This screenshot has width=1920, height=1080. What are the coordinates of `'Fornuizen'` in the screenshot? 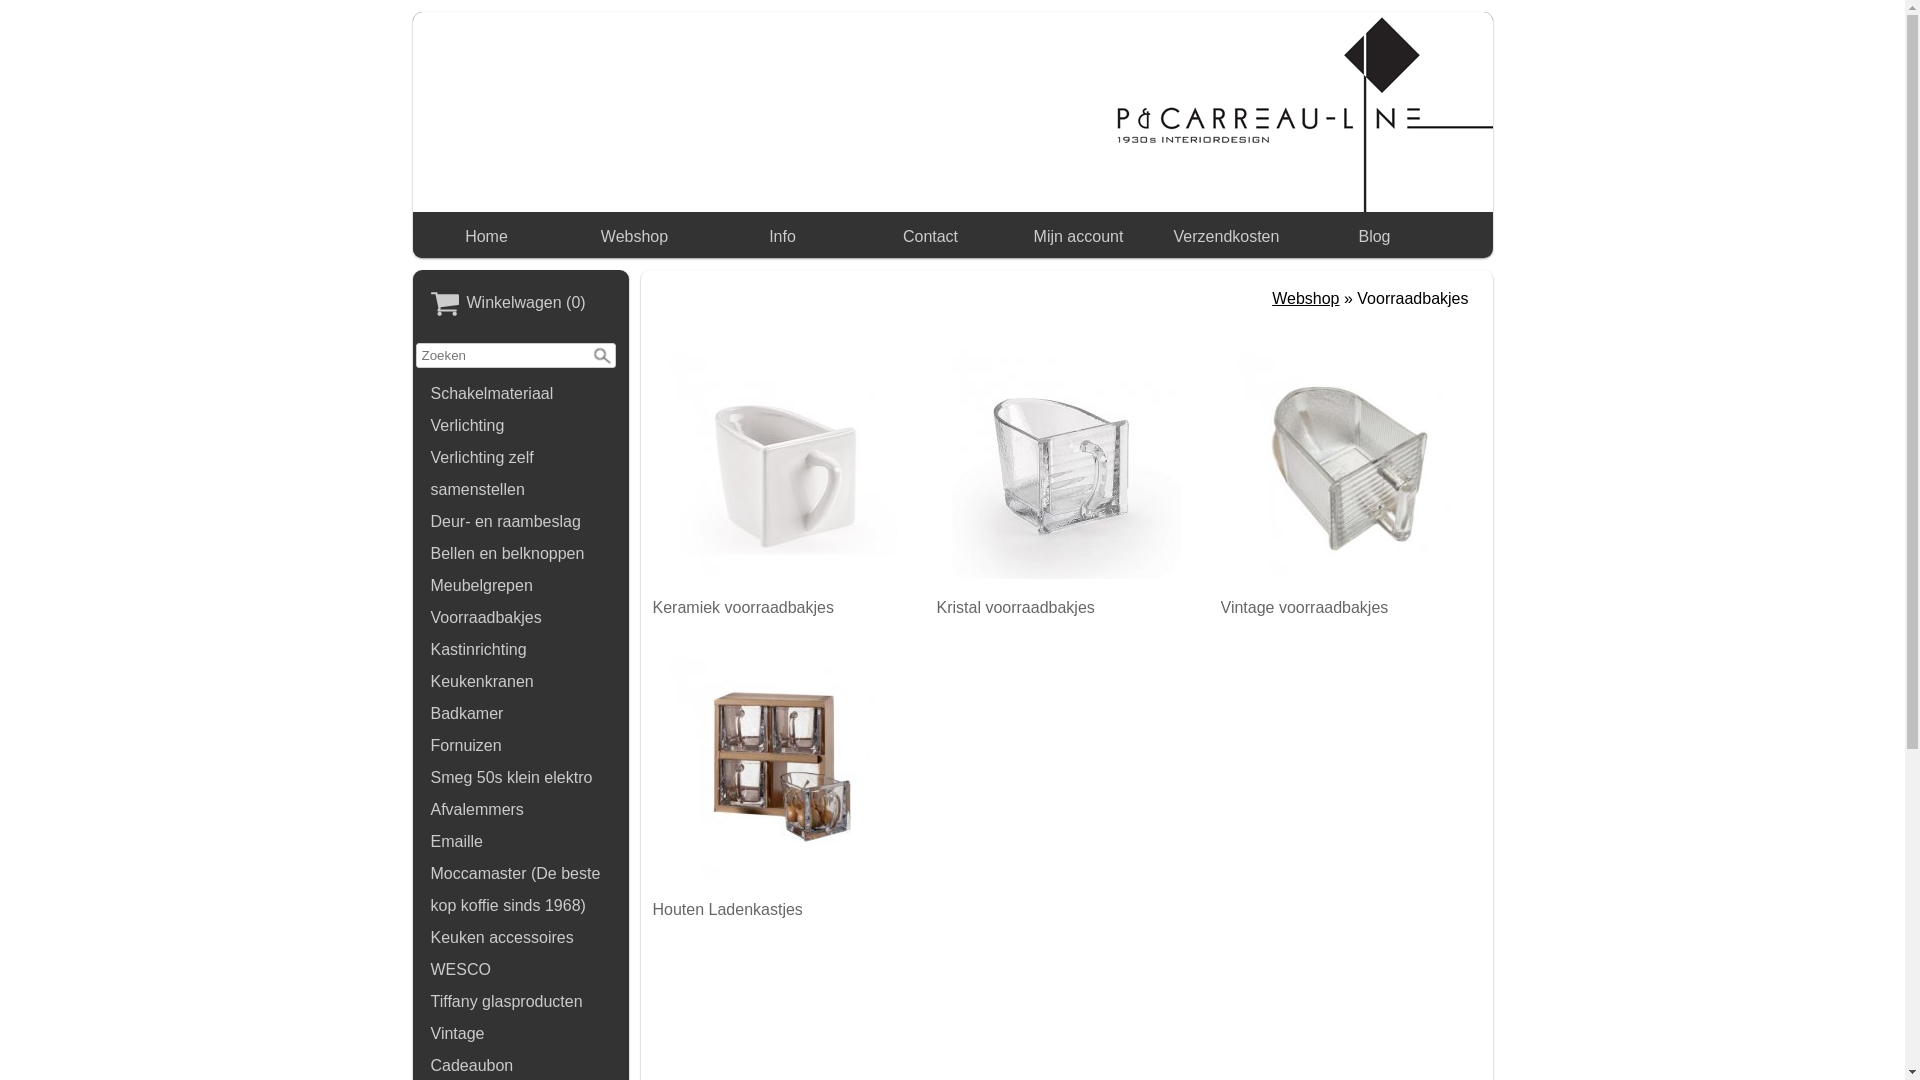 It's located at (521, 745).